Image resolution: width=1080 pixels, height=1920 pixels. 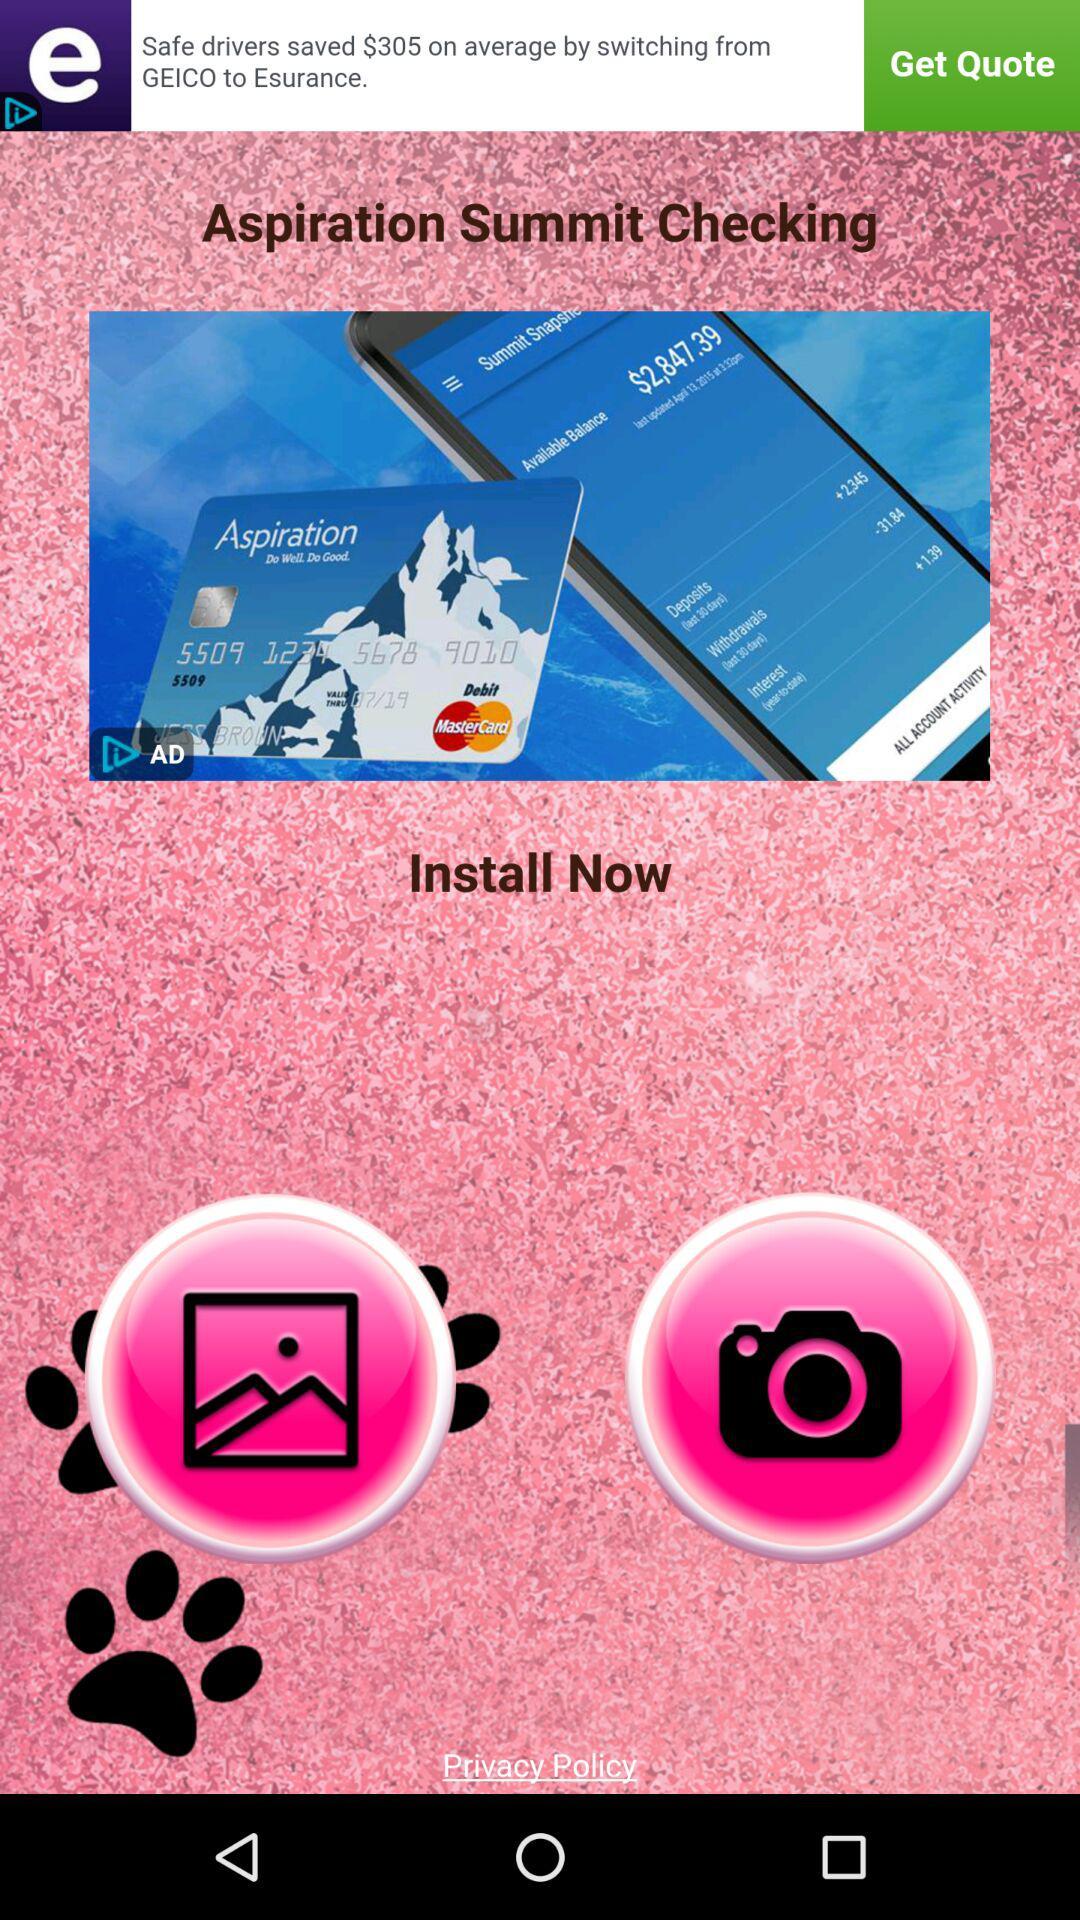 What do you see at coordinates (270, 1377) in the screenshot?
I see `snap shot` at bounding box center [270, 1377].